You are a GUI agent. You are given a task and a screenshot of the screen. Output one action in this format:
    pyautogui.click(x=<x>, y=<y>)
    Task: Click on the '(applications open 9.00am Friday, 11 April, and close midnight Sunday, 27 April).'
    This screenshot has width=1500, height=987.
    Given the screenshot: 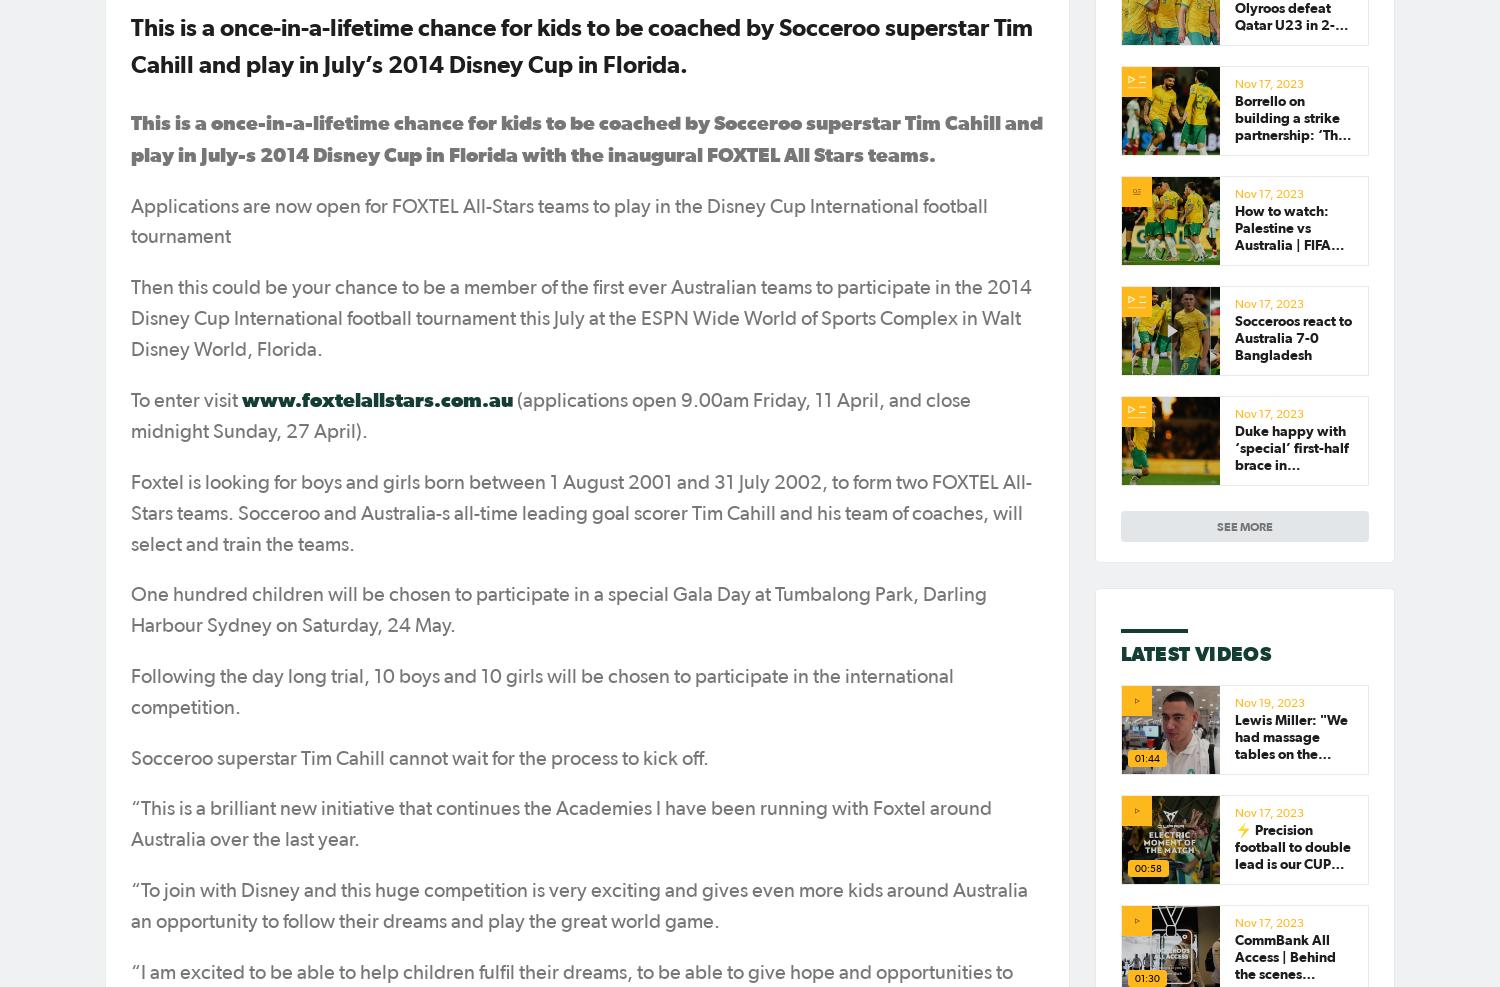 What is the action you would take?
    pyautogui.click(x=550, y=416)
    